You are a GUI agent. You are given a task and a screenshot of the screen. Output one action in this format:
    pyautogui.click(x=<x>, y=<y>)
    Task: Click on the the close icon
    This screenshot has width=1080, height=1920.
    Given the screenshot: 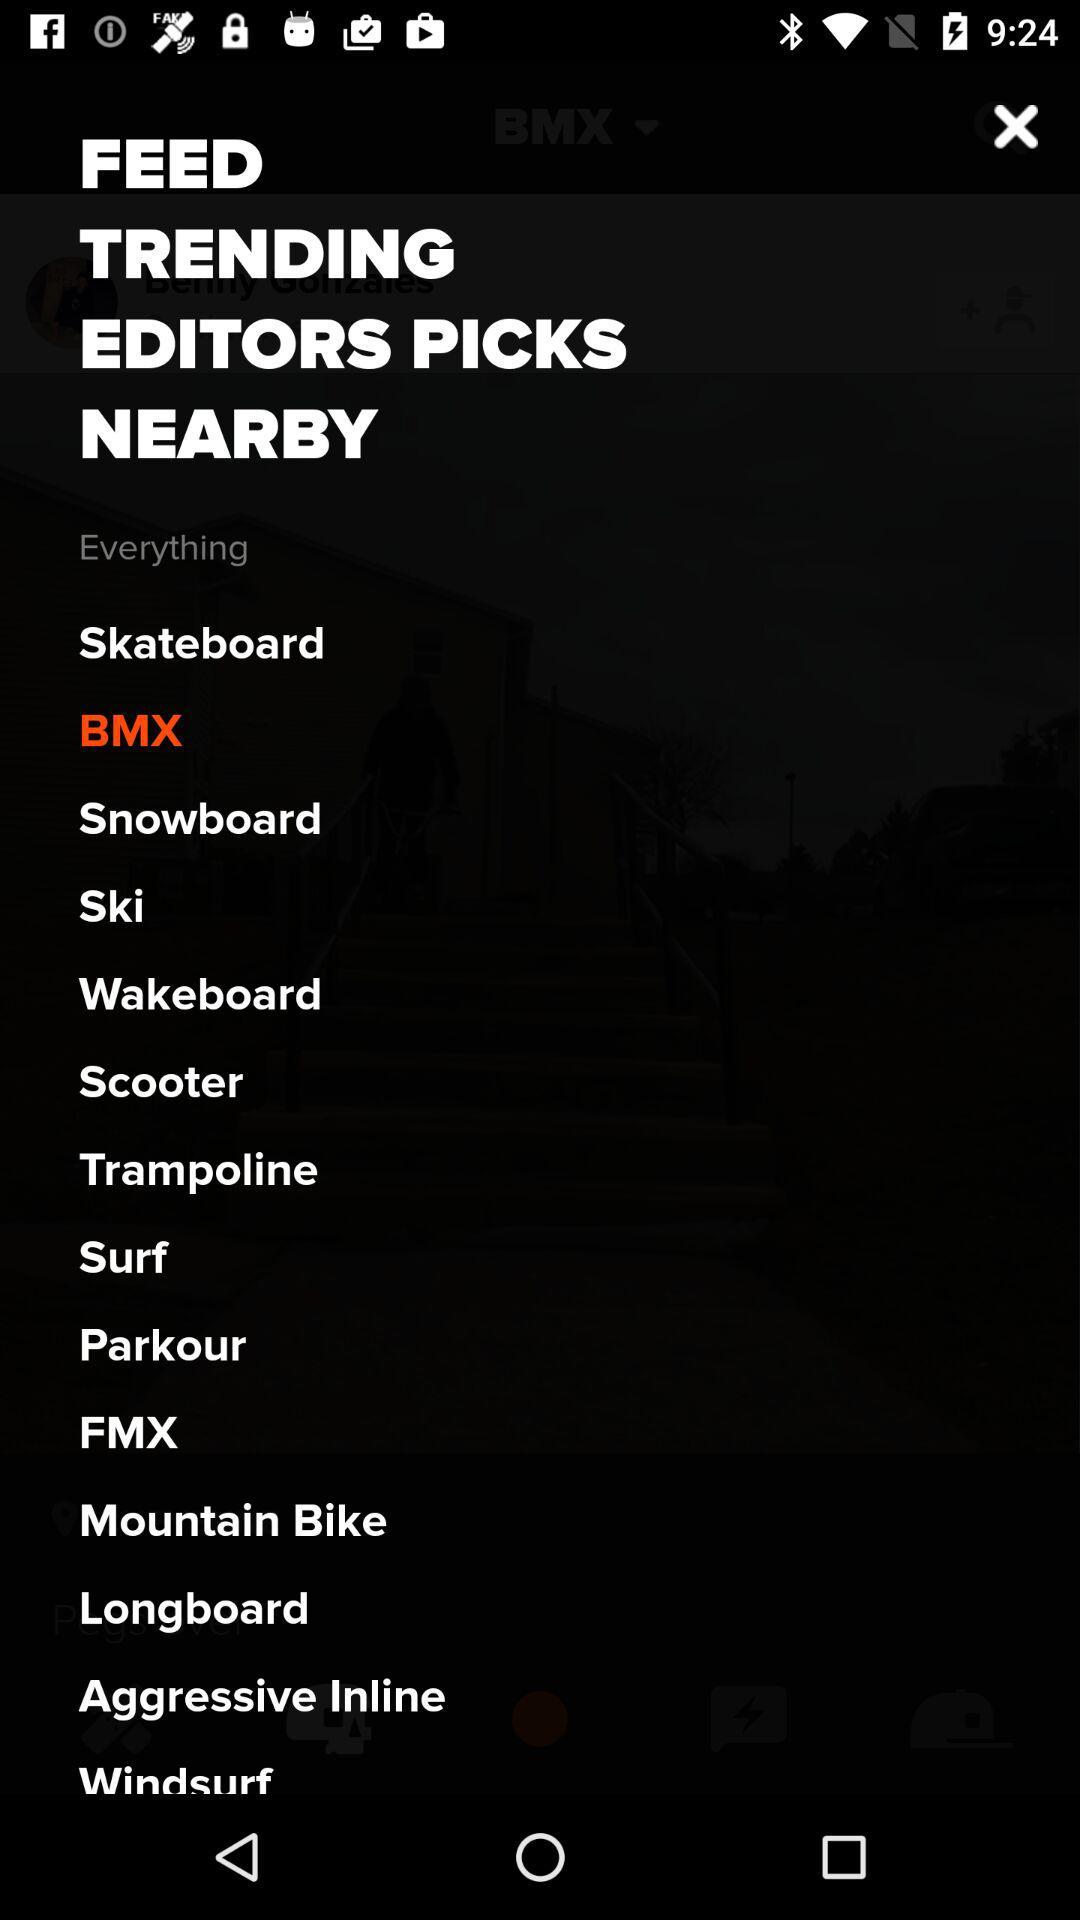 What is the action you would take?
    pyautogui.click(x=1016, y=125)
    